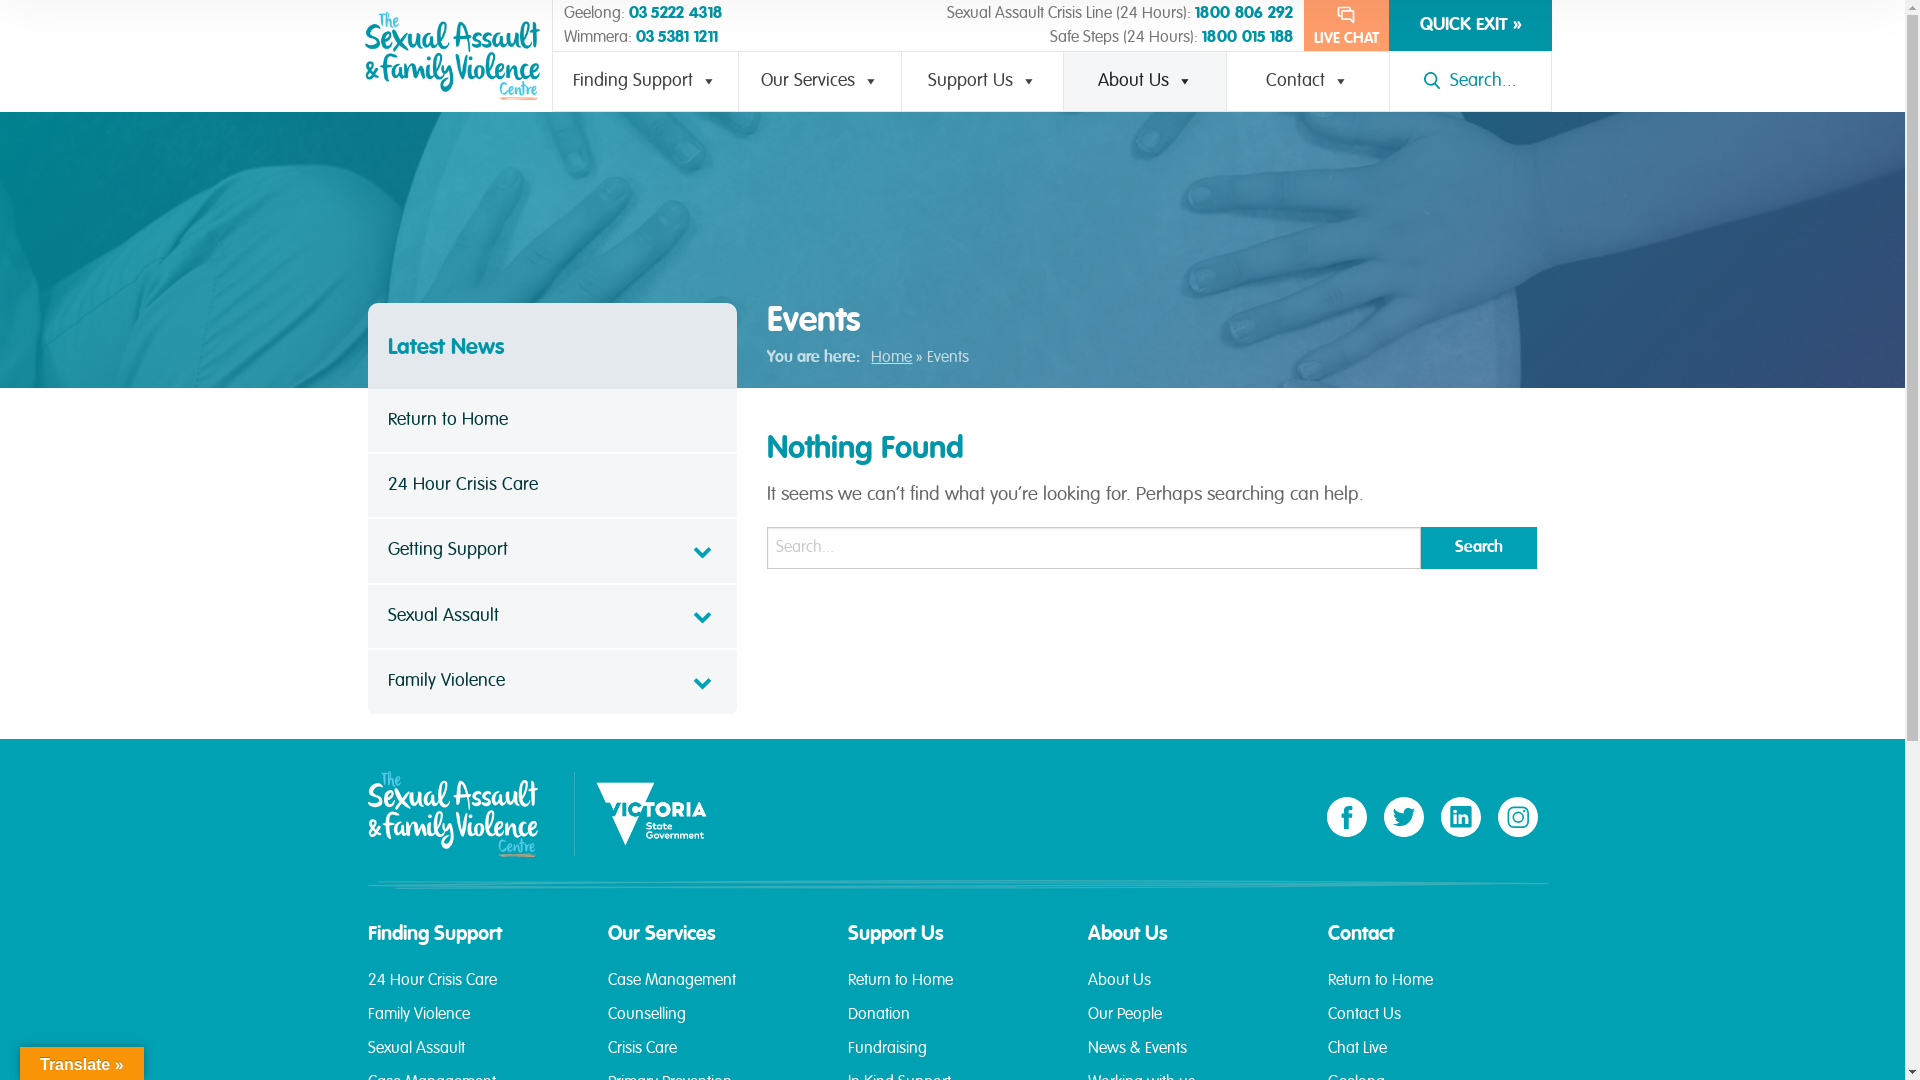 The image size is (1920, 1080). Describe the element at coordinates (1304, 25) in the screenshot. I see `'LIVE CHAT'` at that location.